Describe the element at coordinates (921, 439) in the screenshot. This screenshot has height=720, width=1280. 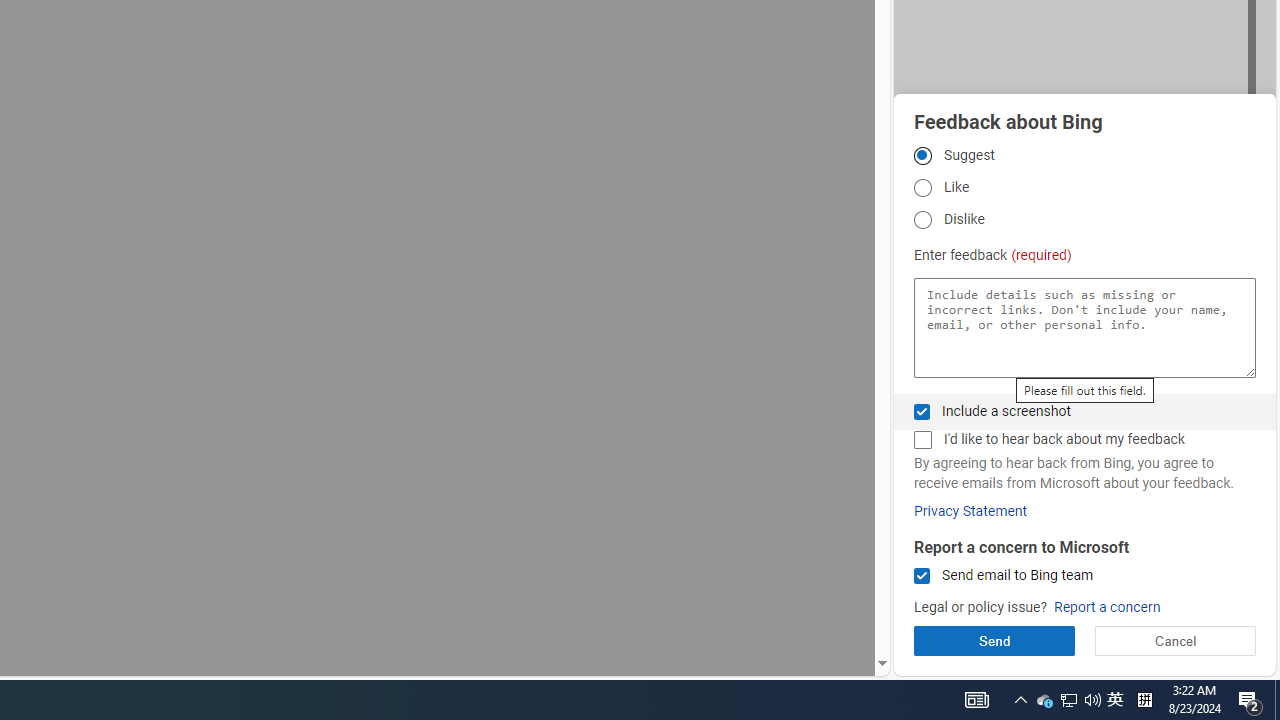
I see `'I'` at that location.